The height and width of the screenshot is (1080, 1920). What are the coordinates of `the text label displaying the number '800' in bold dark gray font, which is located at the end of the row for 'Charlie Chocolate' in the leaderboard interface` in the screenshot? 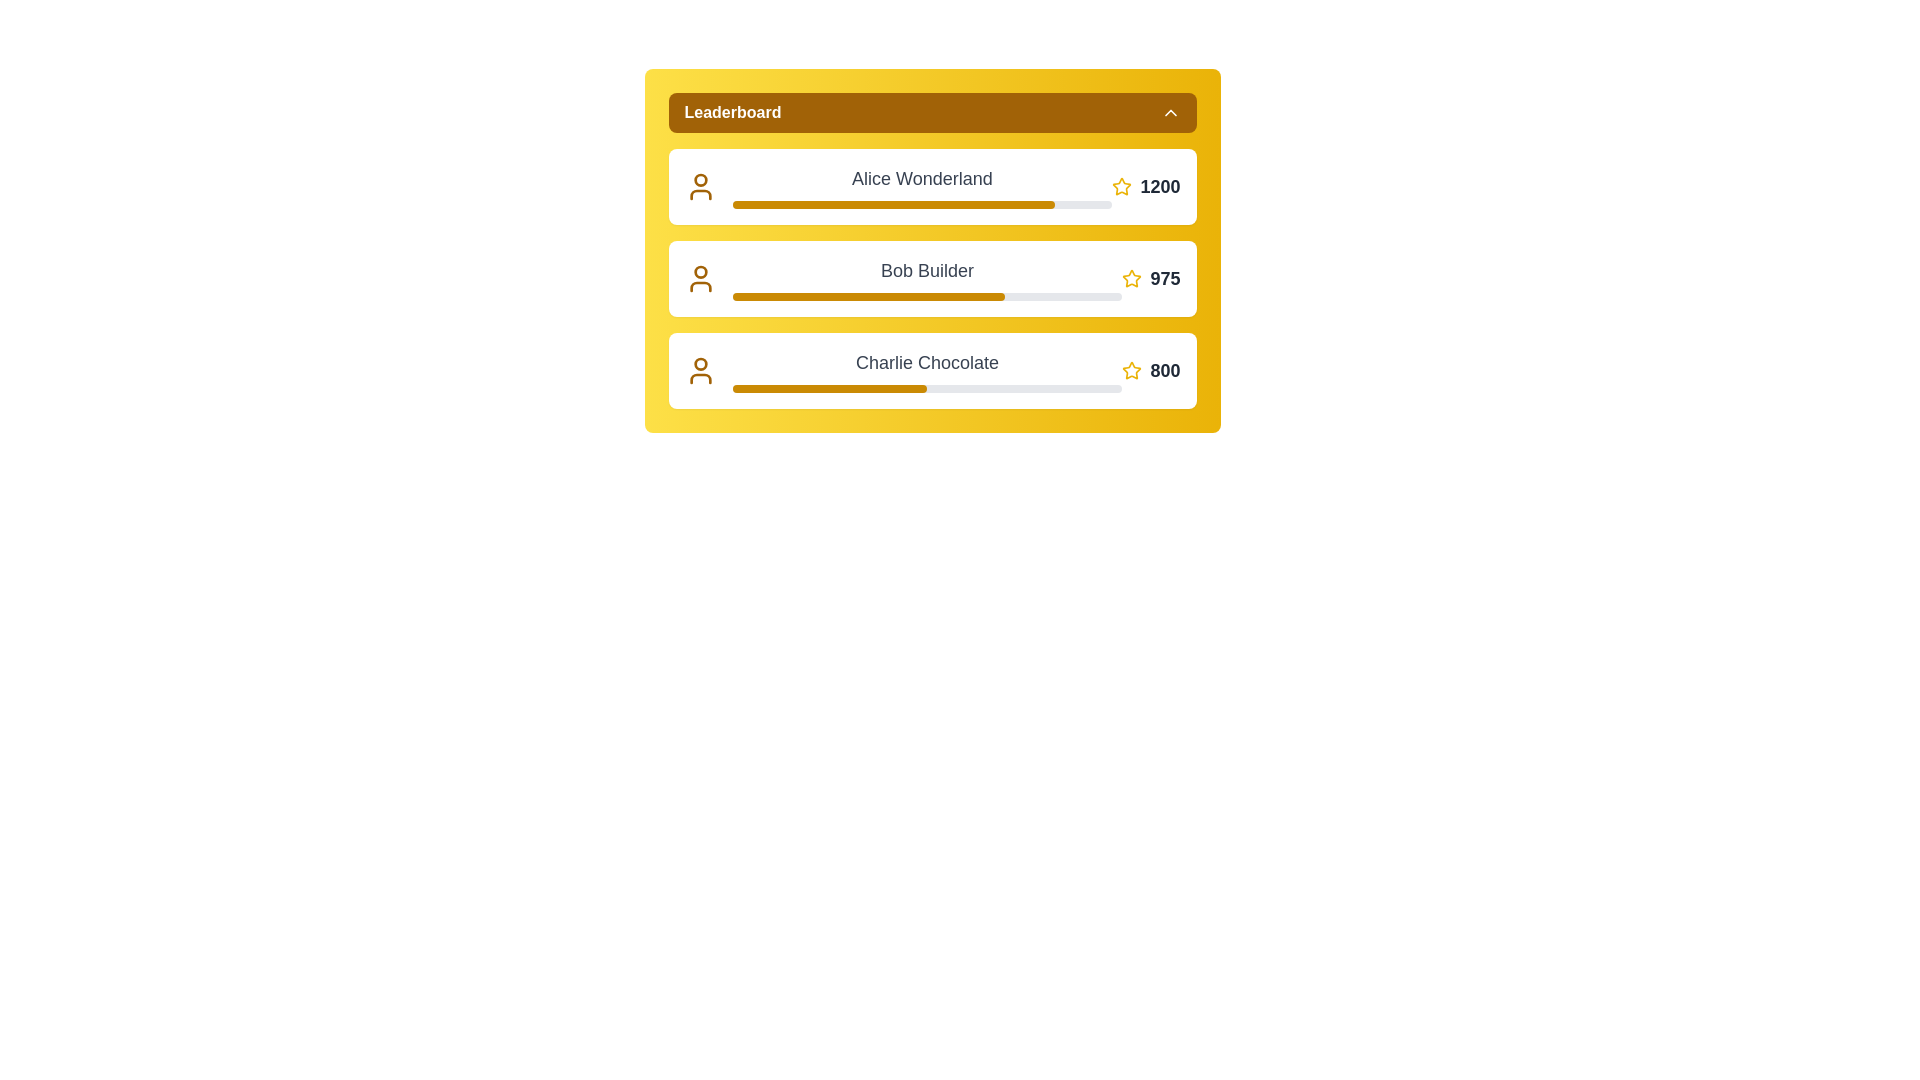 It's located at (1165, 370).